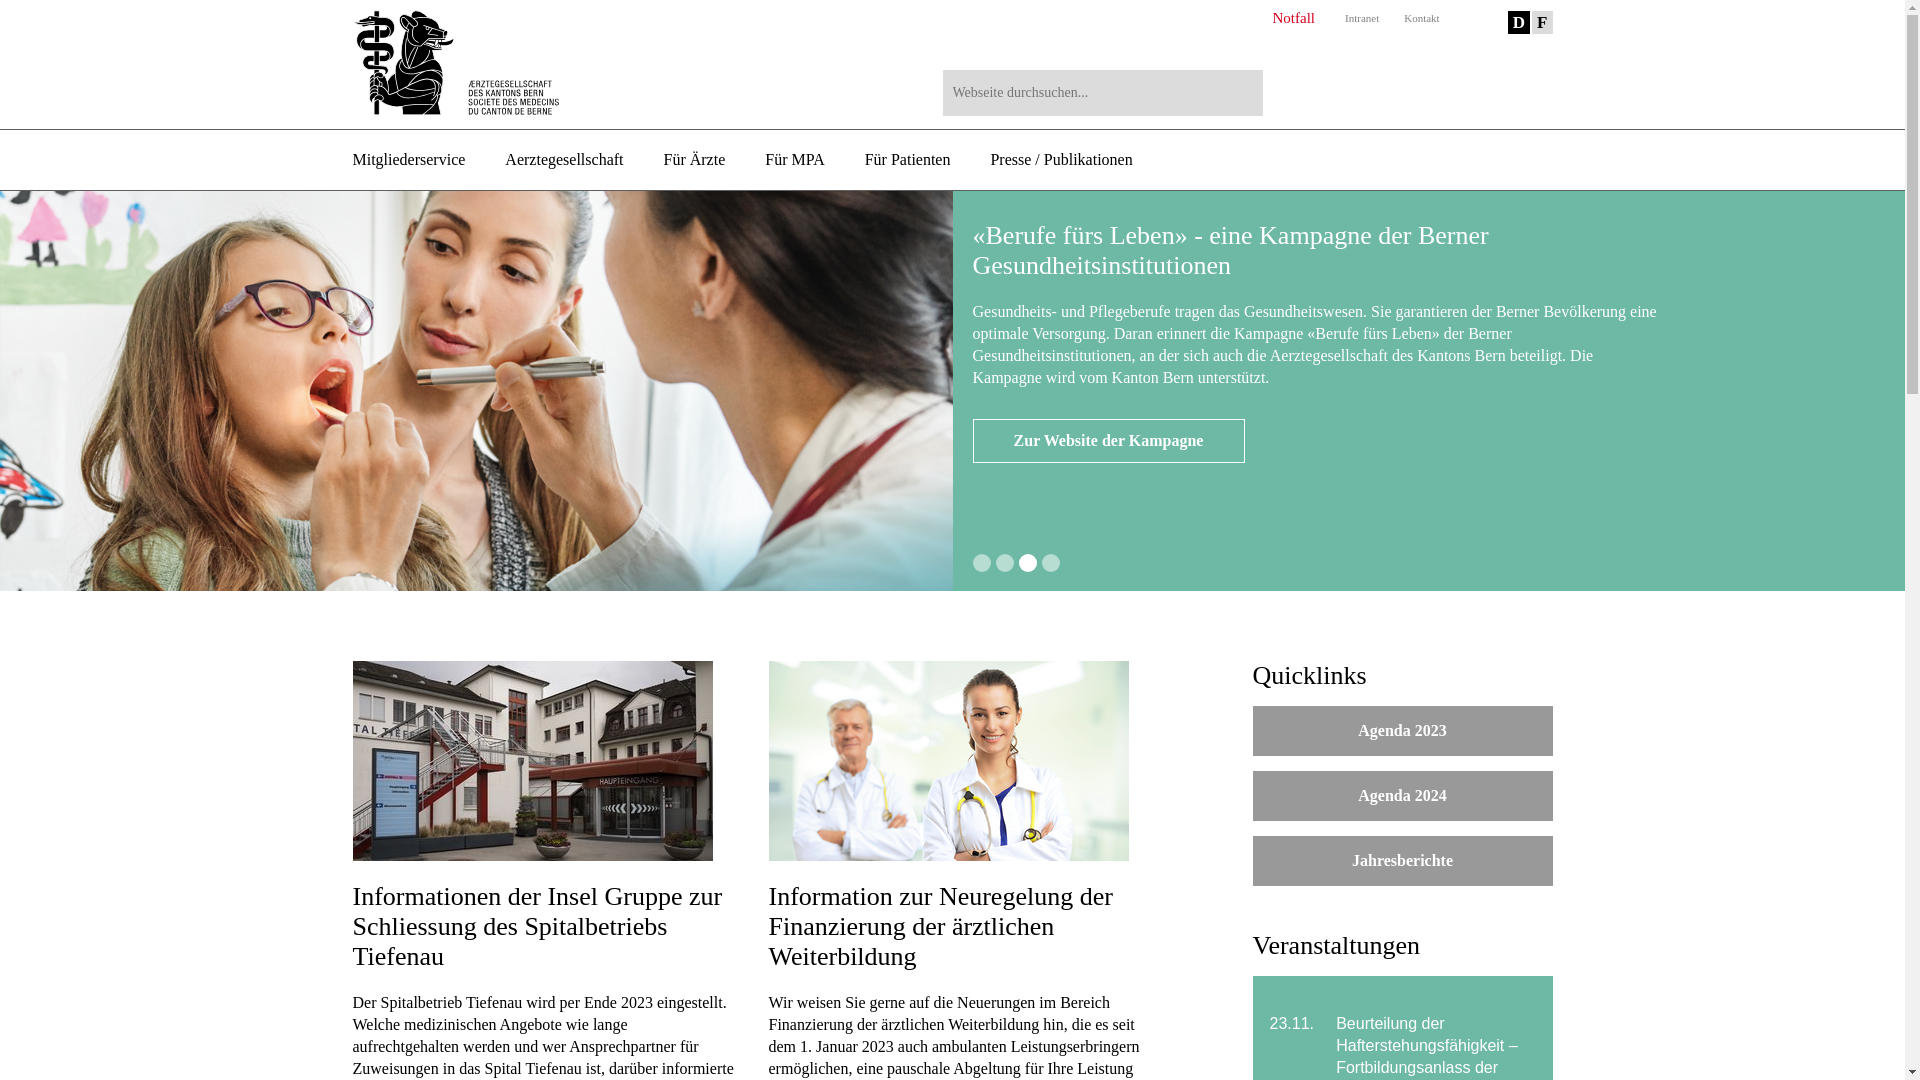 The image size is (1920, 1080). Describe the element at coordinates (1293, 18) in the screenshot. I see `'Notfall'` at that location.